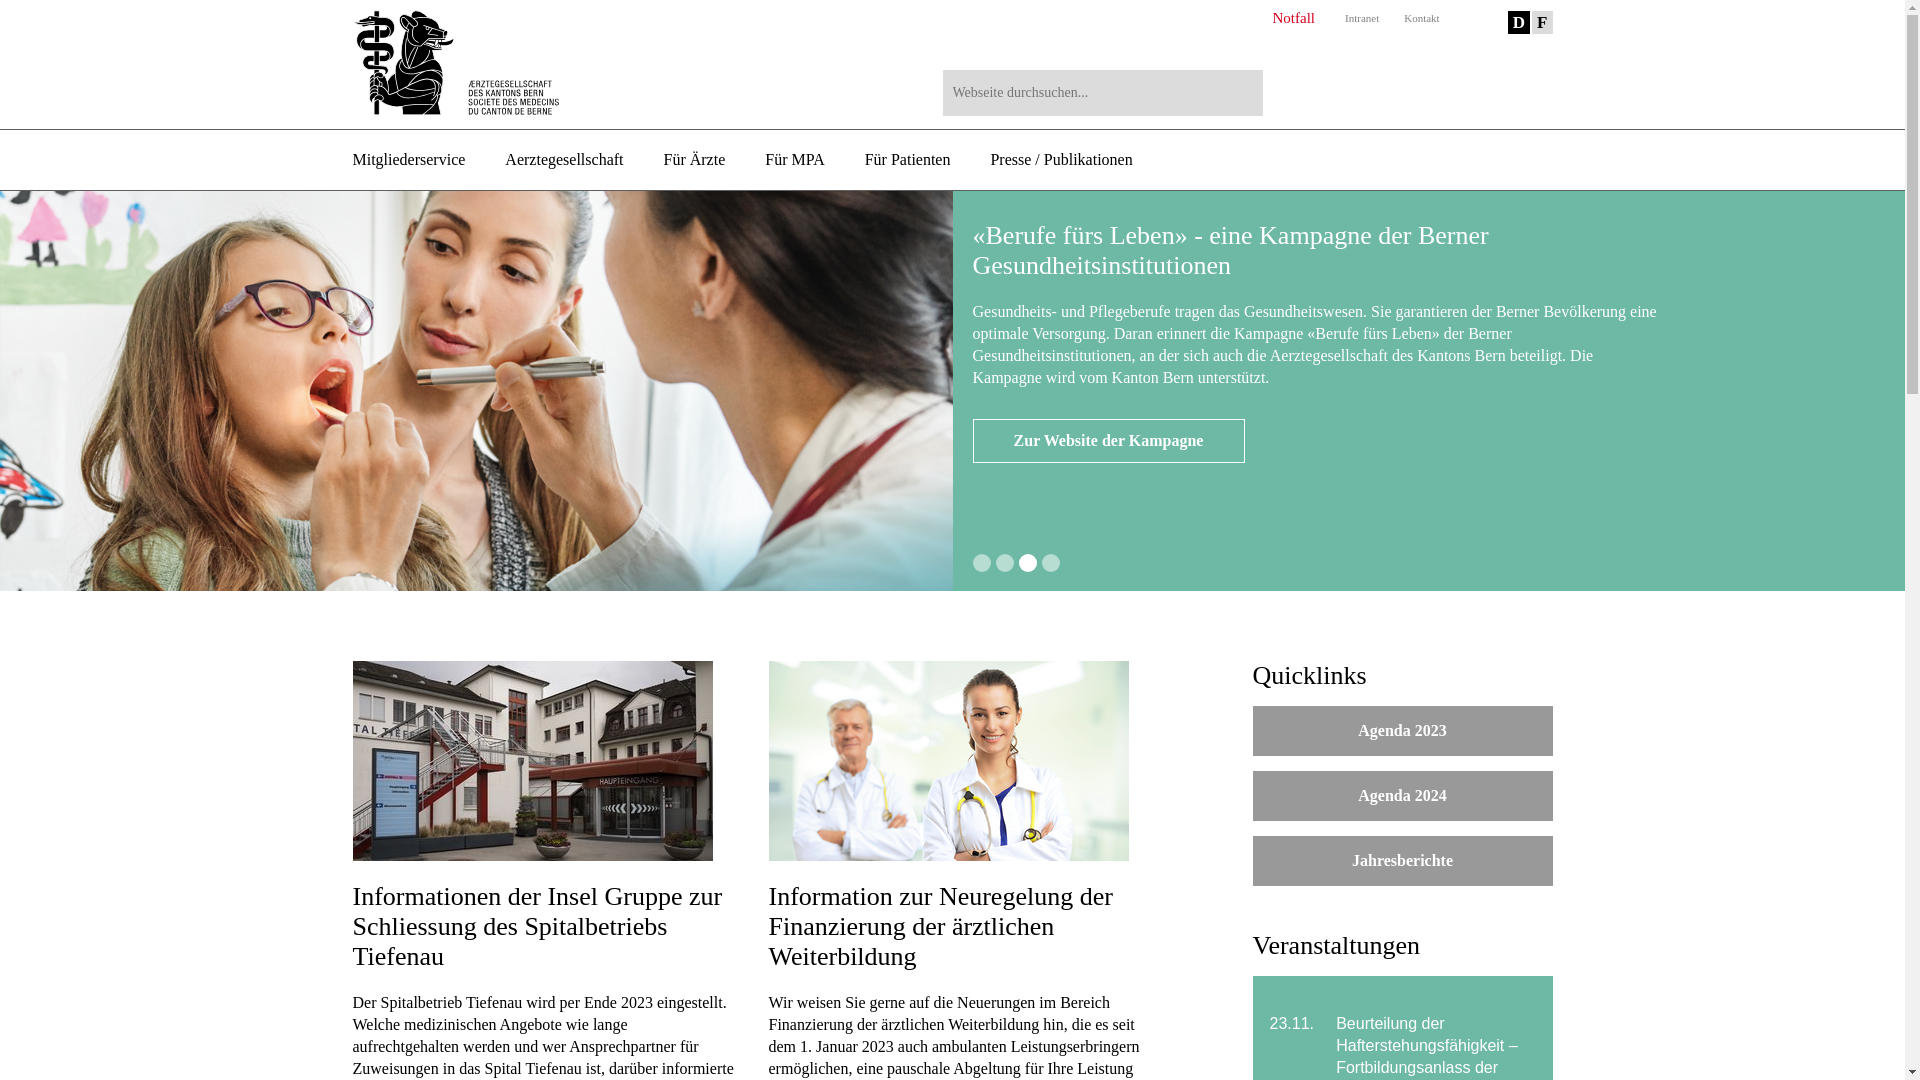 The image size is (1920, 1080). Describe the element at coordinates (1293, 18) in the screenshot. I see `'Notfall'` at that location.